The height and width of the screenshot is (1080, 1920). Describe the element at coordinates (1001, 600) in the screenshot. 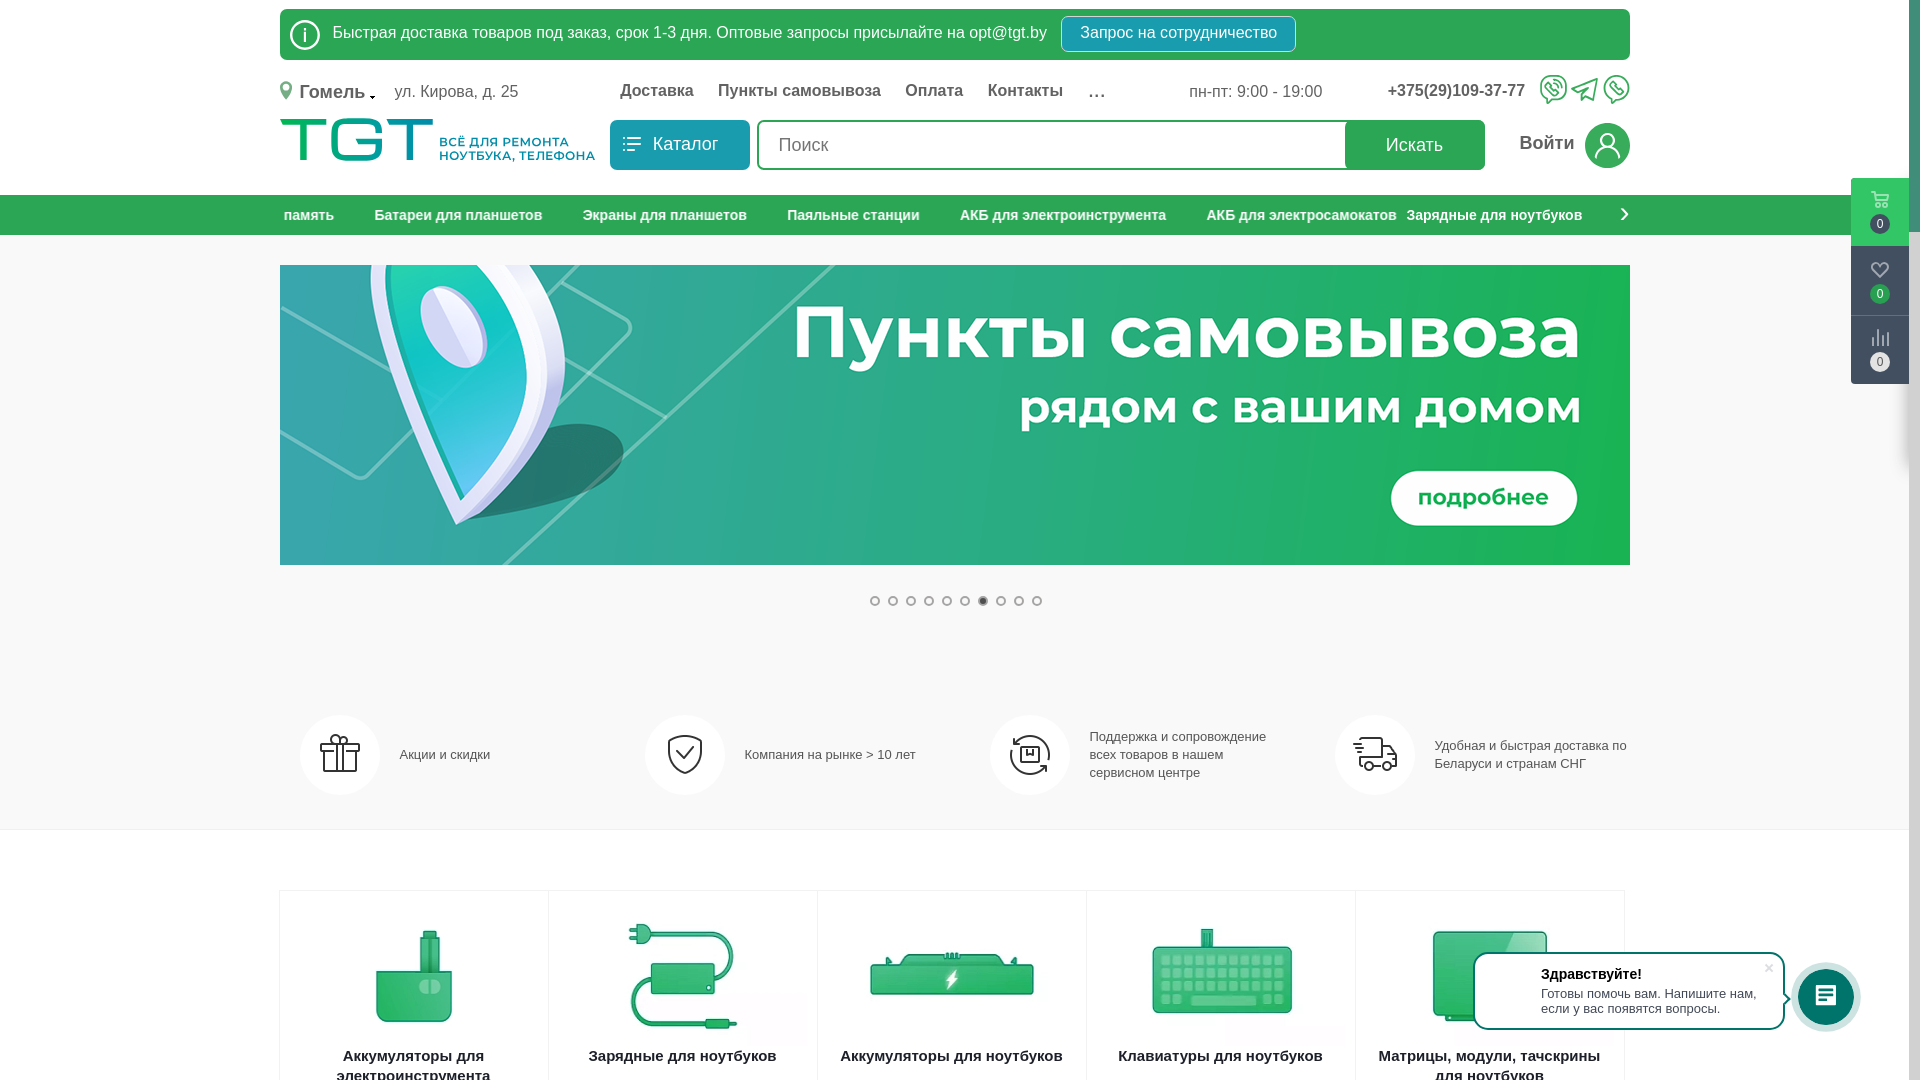

I see `'8'` at that location.